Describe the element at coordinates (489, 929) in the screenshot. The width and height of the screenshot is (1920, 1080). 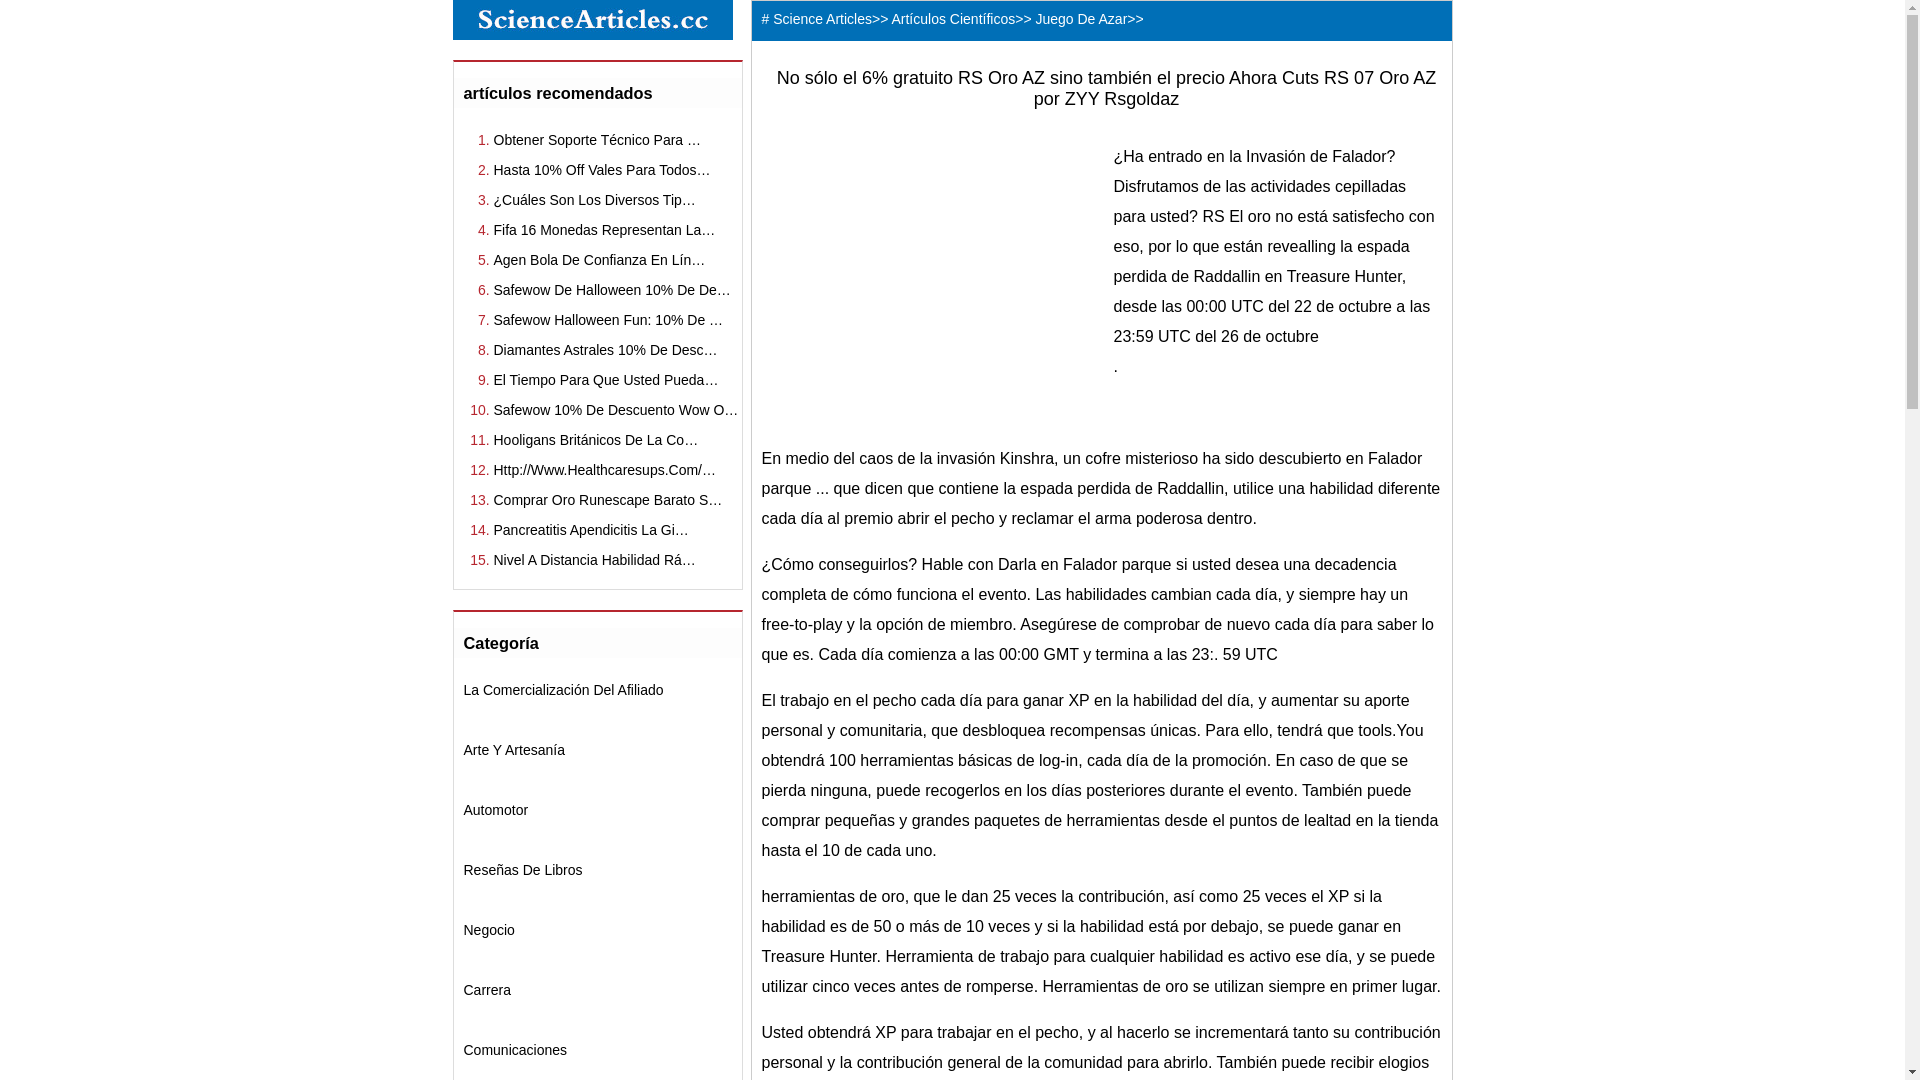
I see `'Negocio'` at that location.